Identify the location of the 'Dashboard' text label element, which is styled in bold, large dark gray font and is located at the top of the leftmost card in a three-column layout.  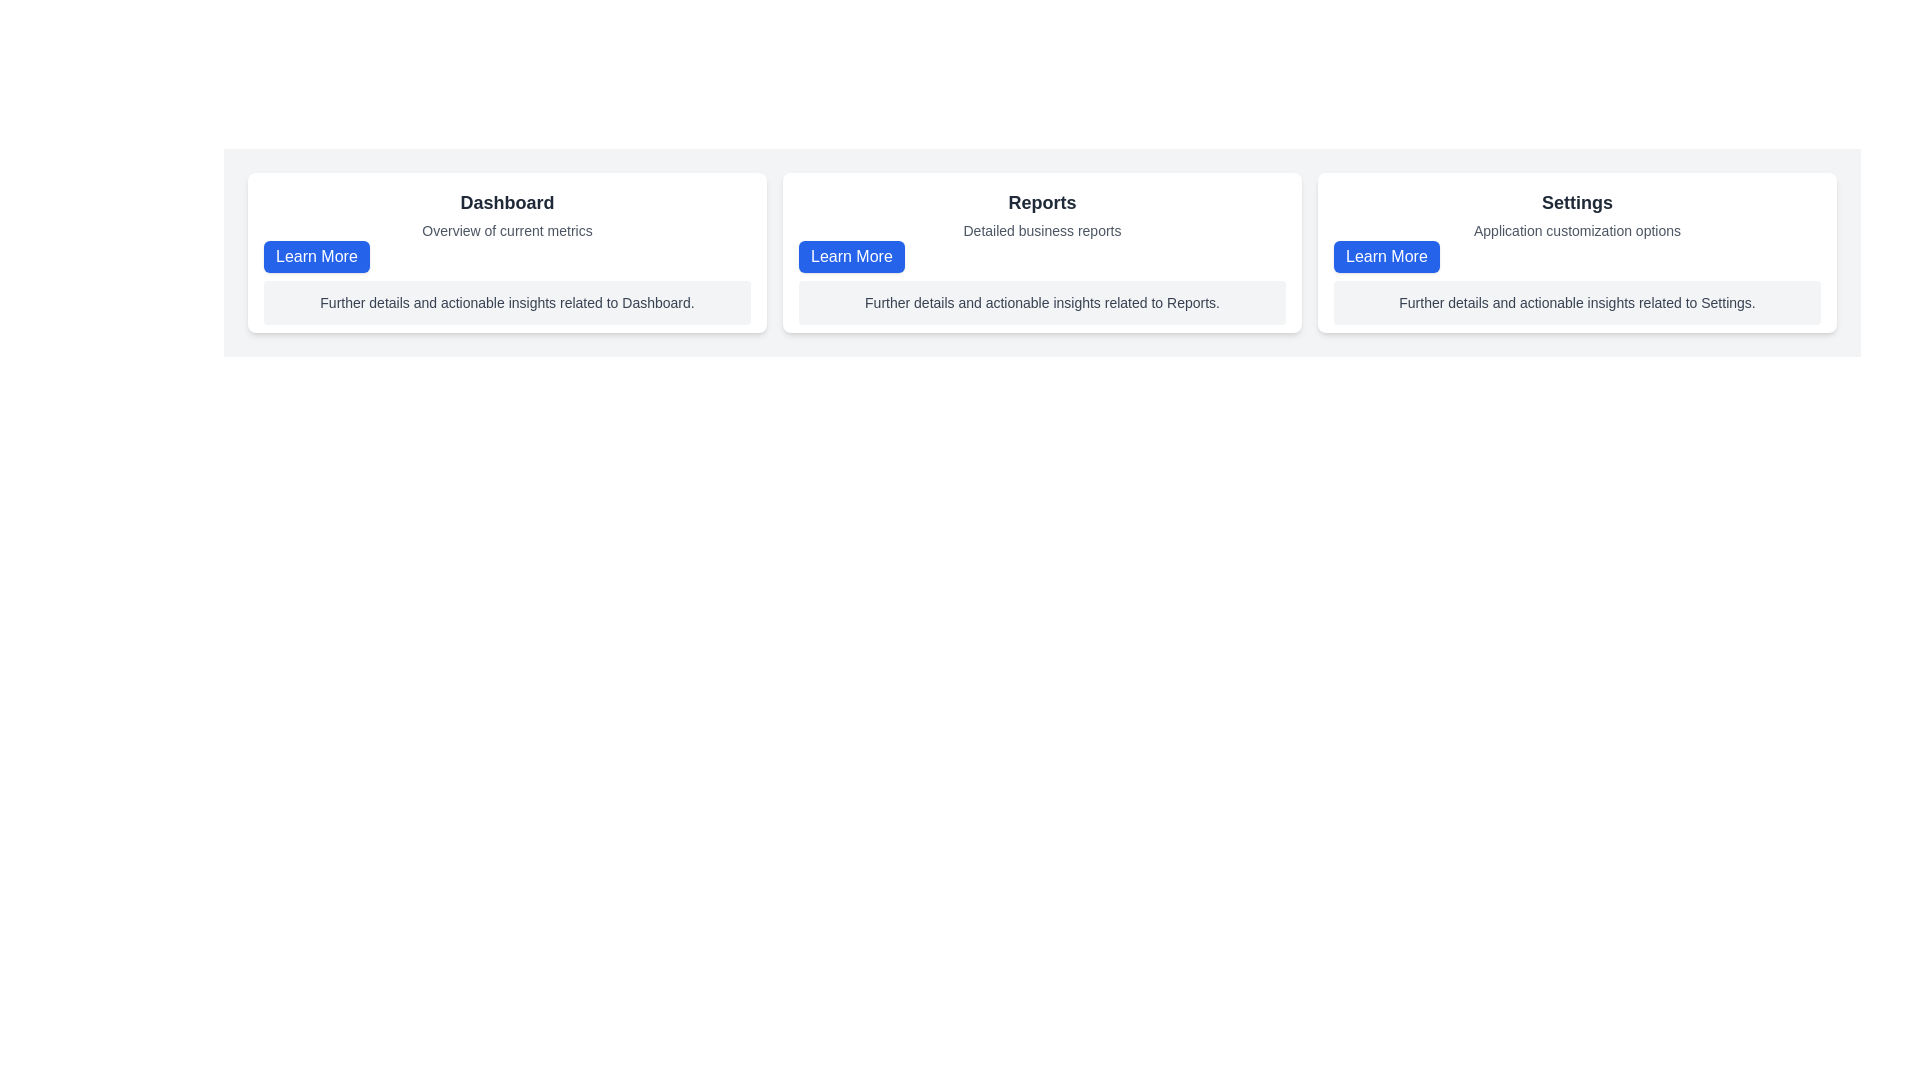
(507, 203).